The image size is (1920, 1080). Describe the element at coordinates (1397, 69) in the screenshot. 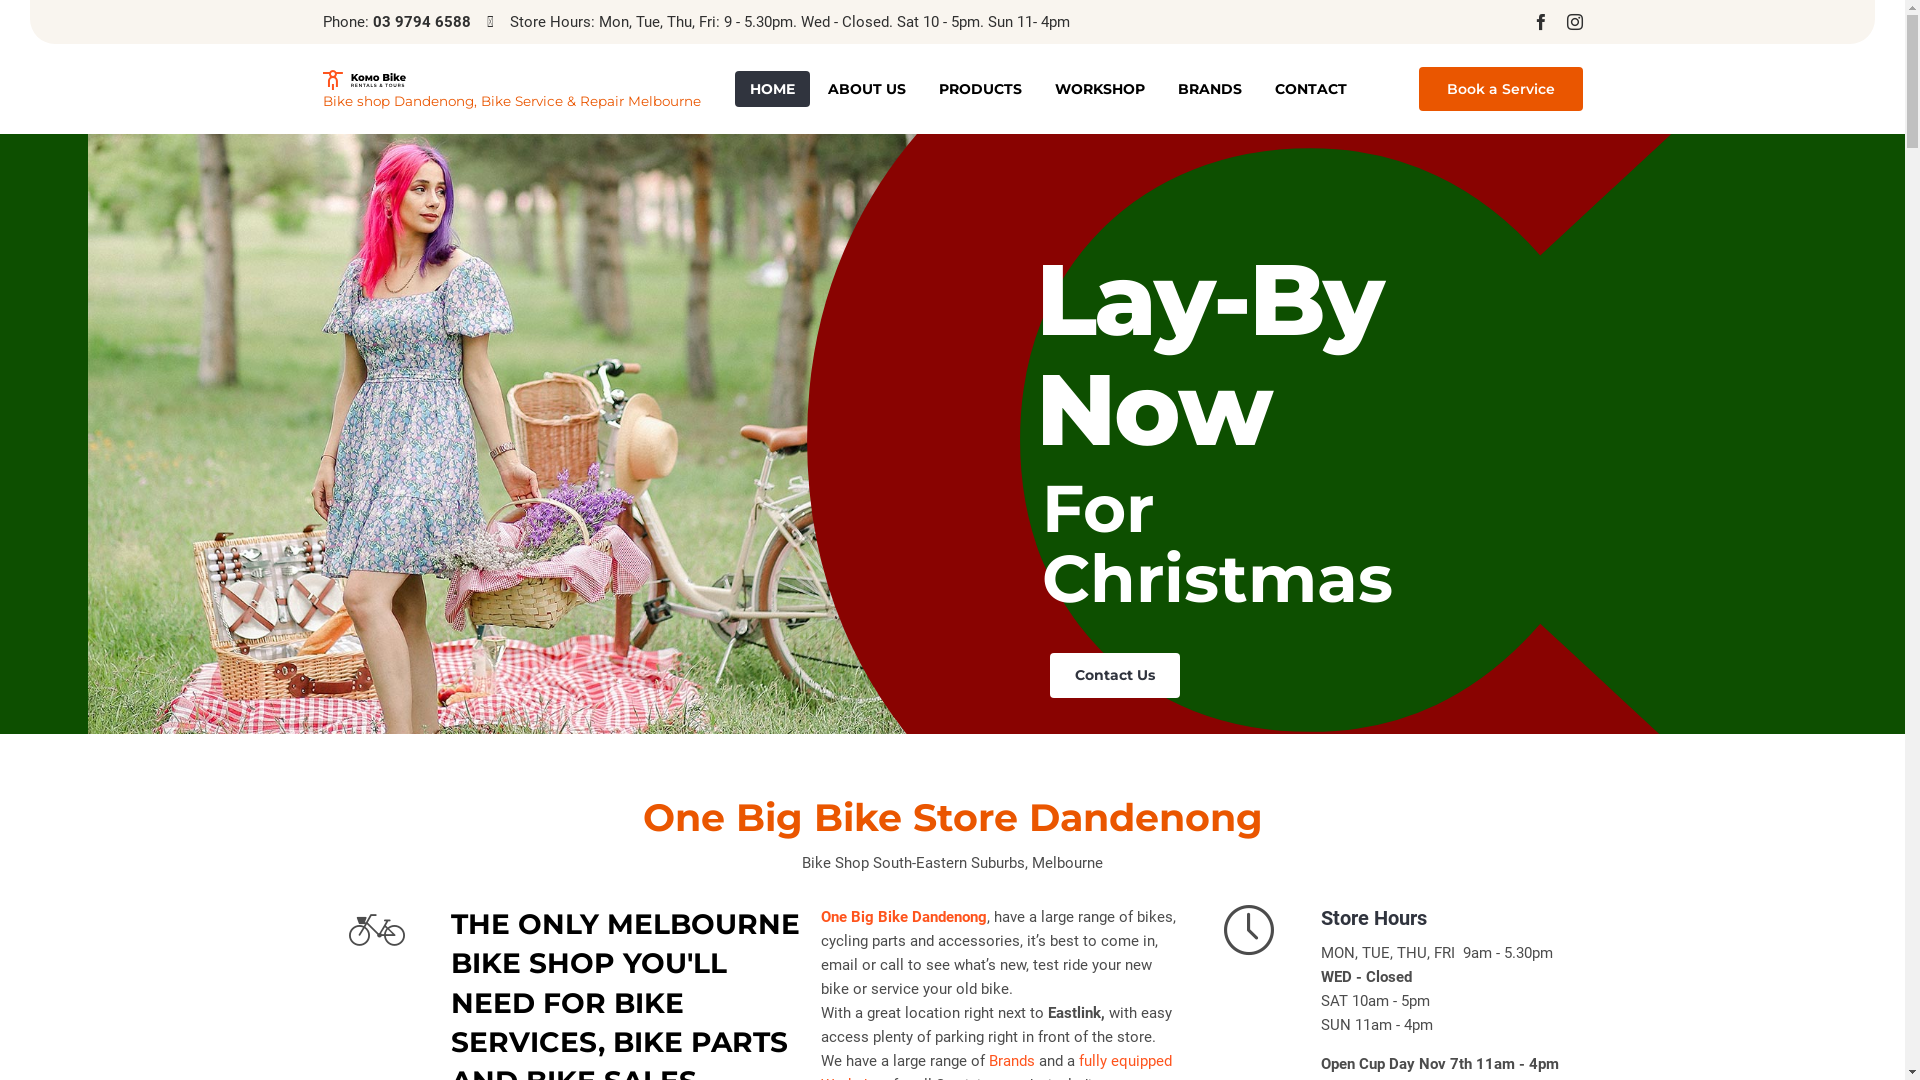

I see `'Skip to content'` at that location.